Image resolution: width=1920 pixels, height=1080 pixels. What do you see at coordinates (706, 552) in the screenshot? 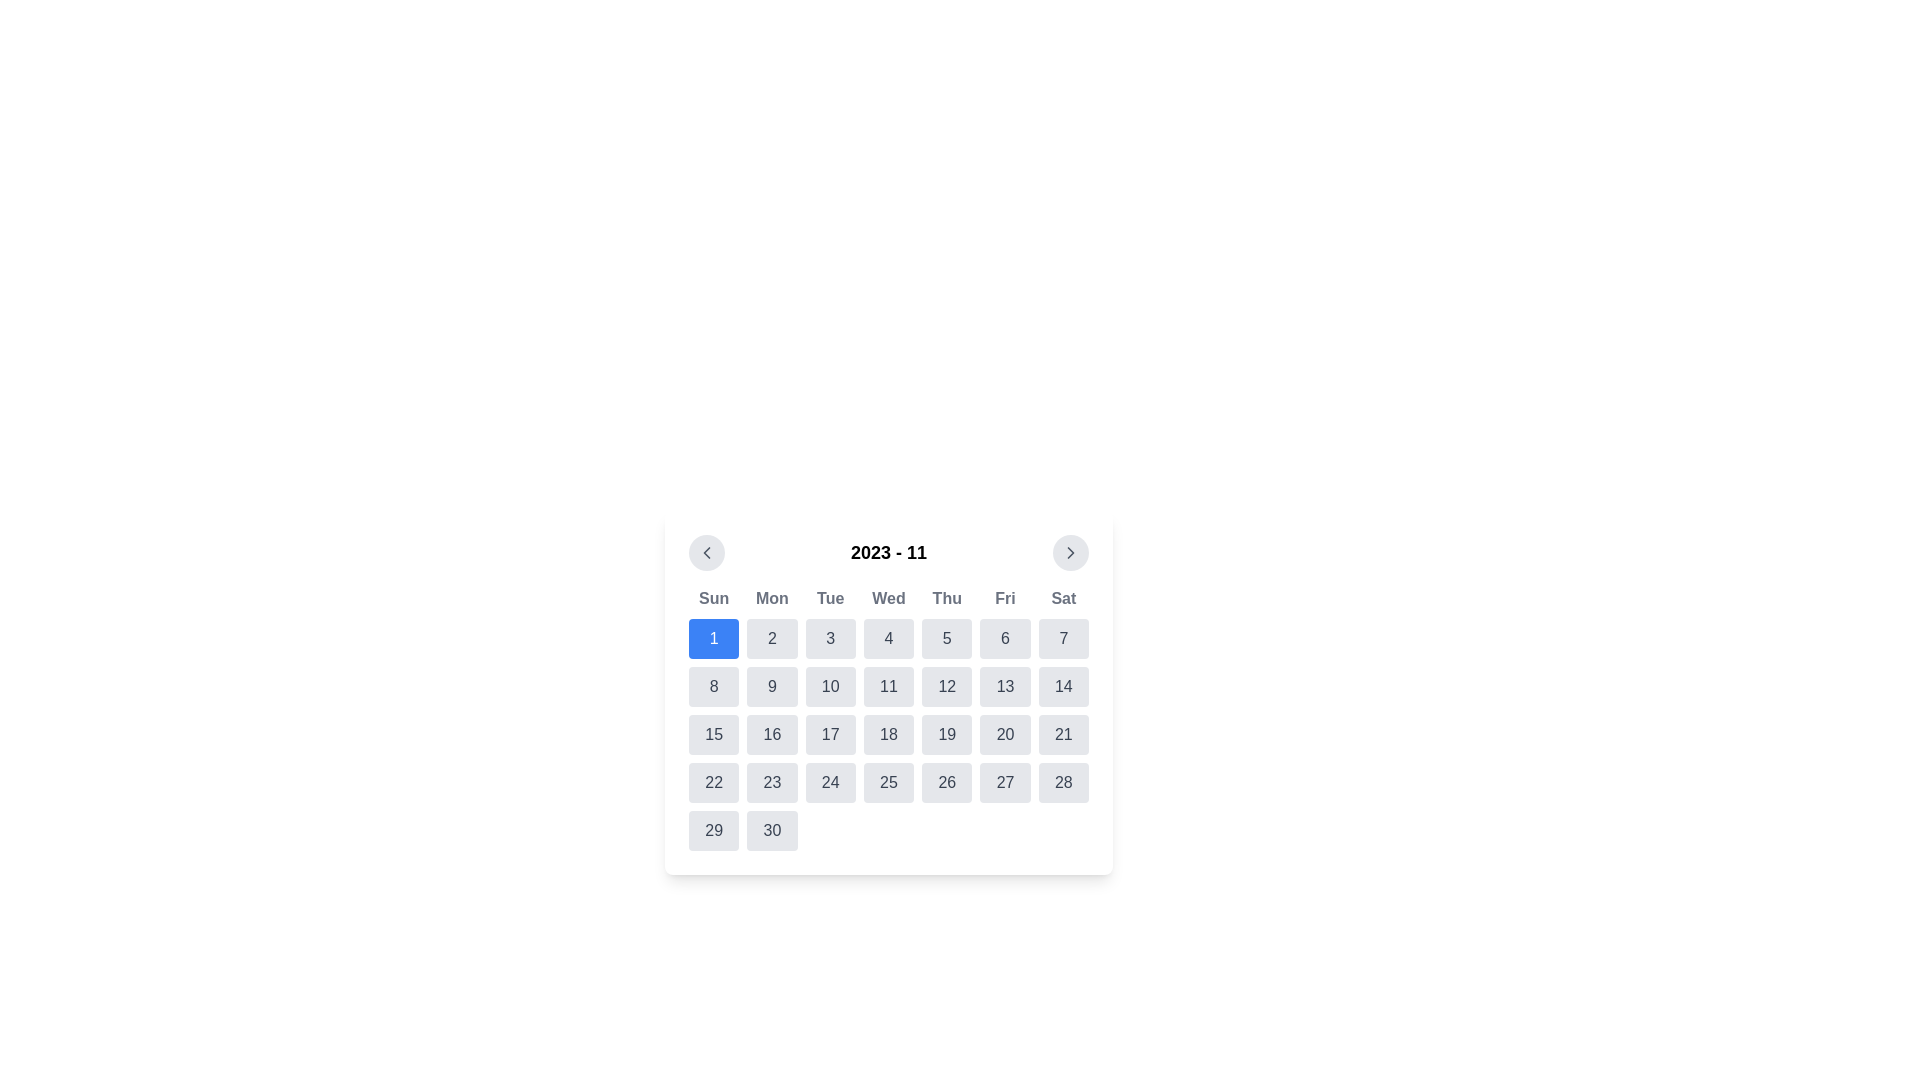
I see `the left-pointing chevron-shaped icon within the calendar header to trigger an interaction` at bounding box center [706, 552].